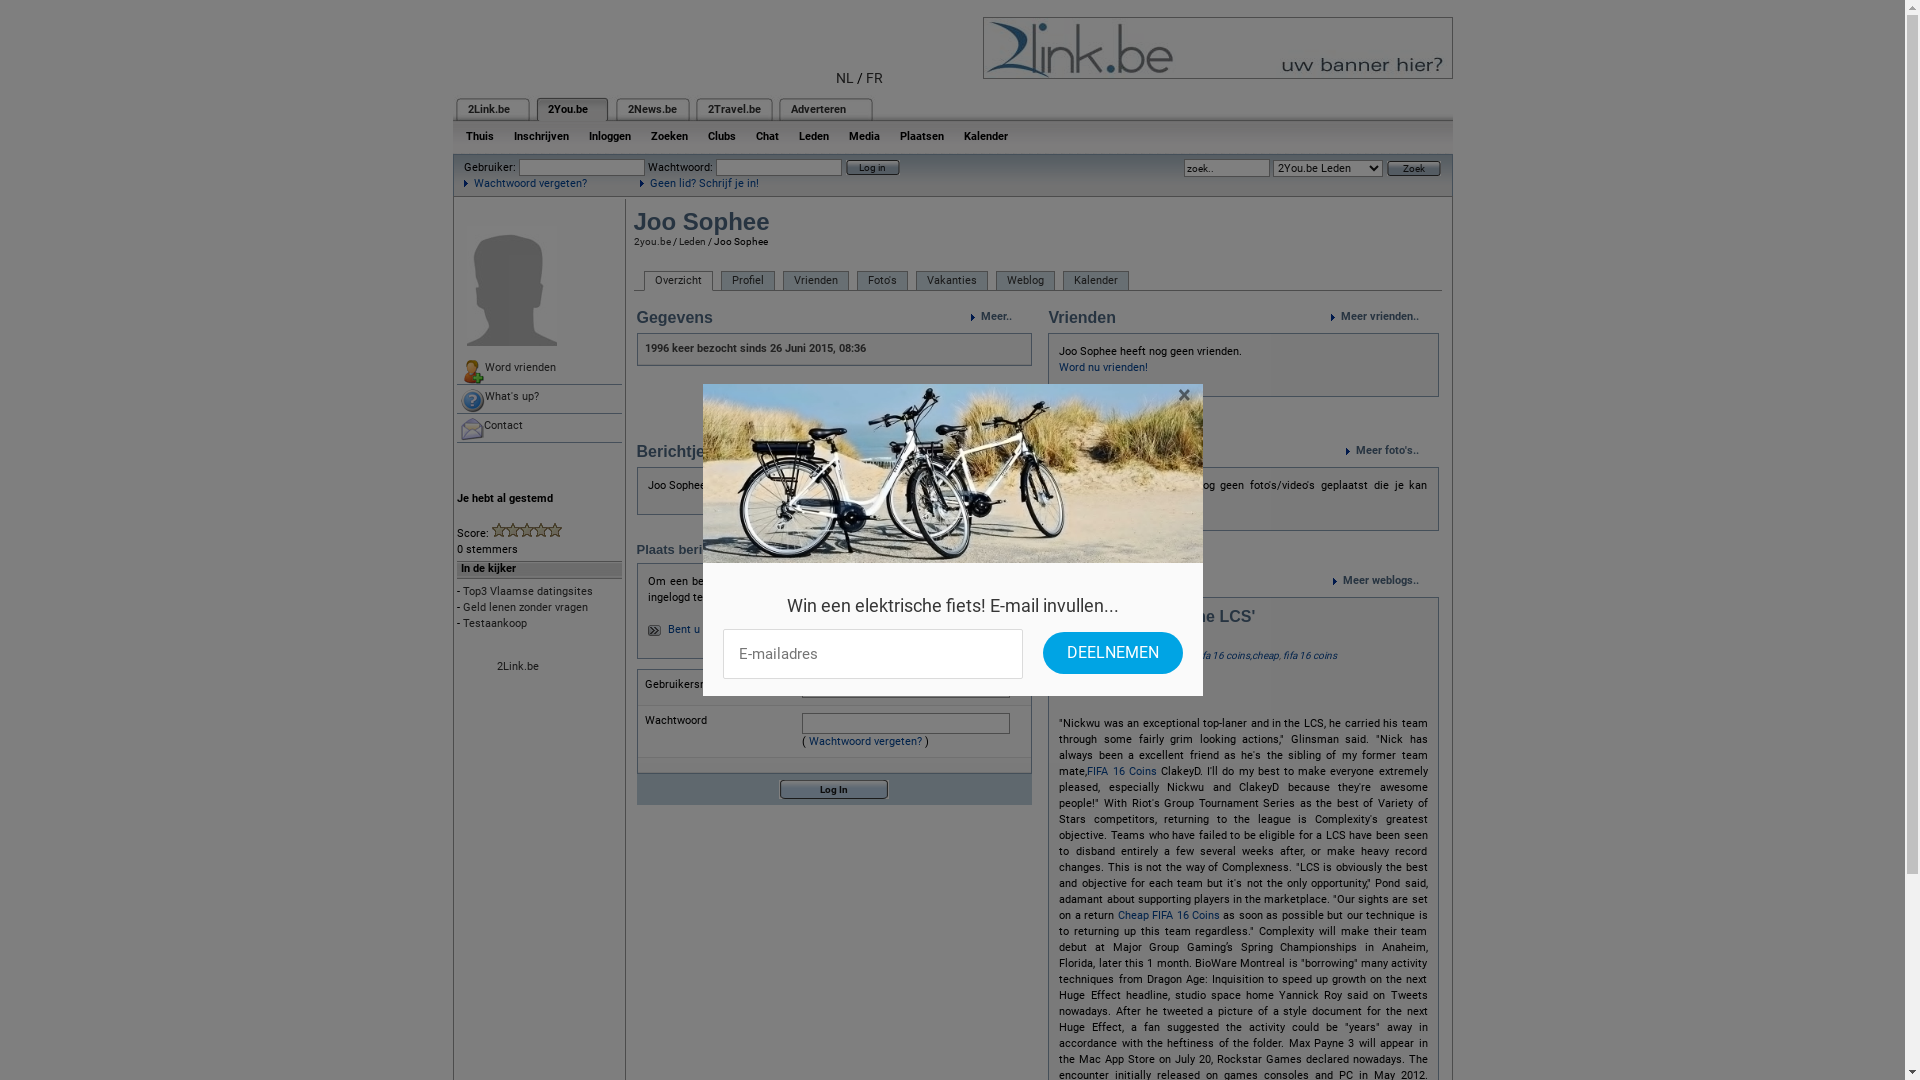 The width and height of the screenshot is (1920, 1080). What do you see at coordinates (1102, 367) in the screenshot?
I see `'Word nu vrienden!'` at bounding box center [1102, 367].